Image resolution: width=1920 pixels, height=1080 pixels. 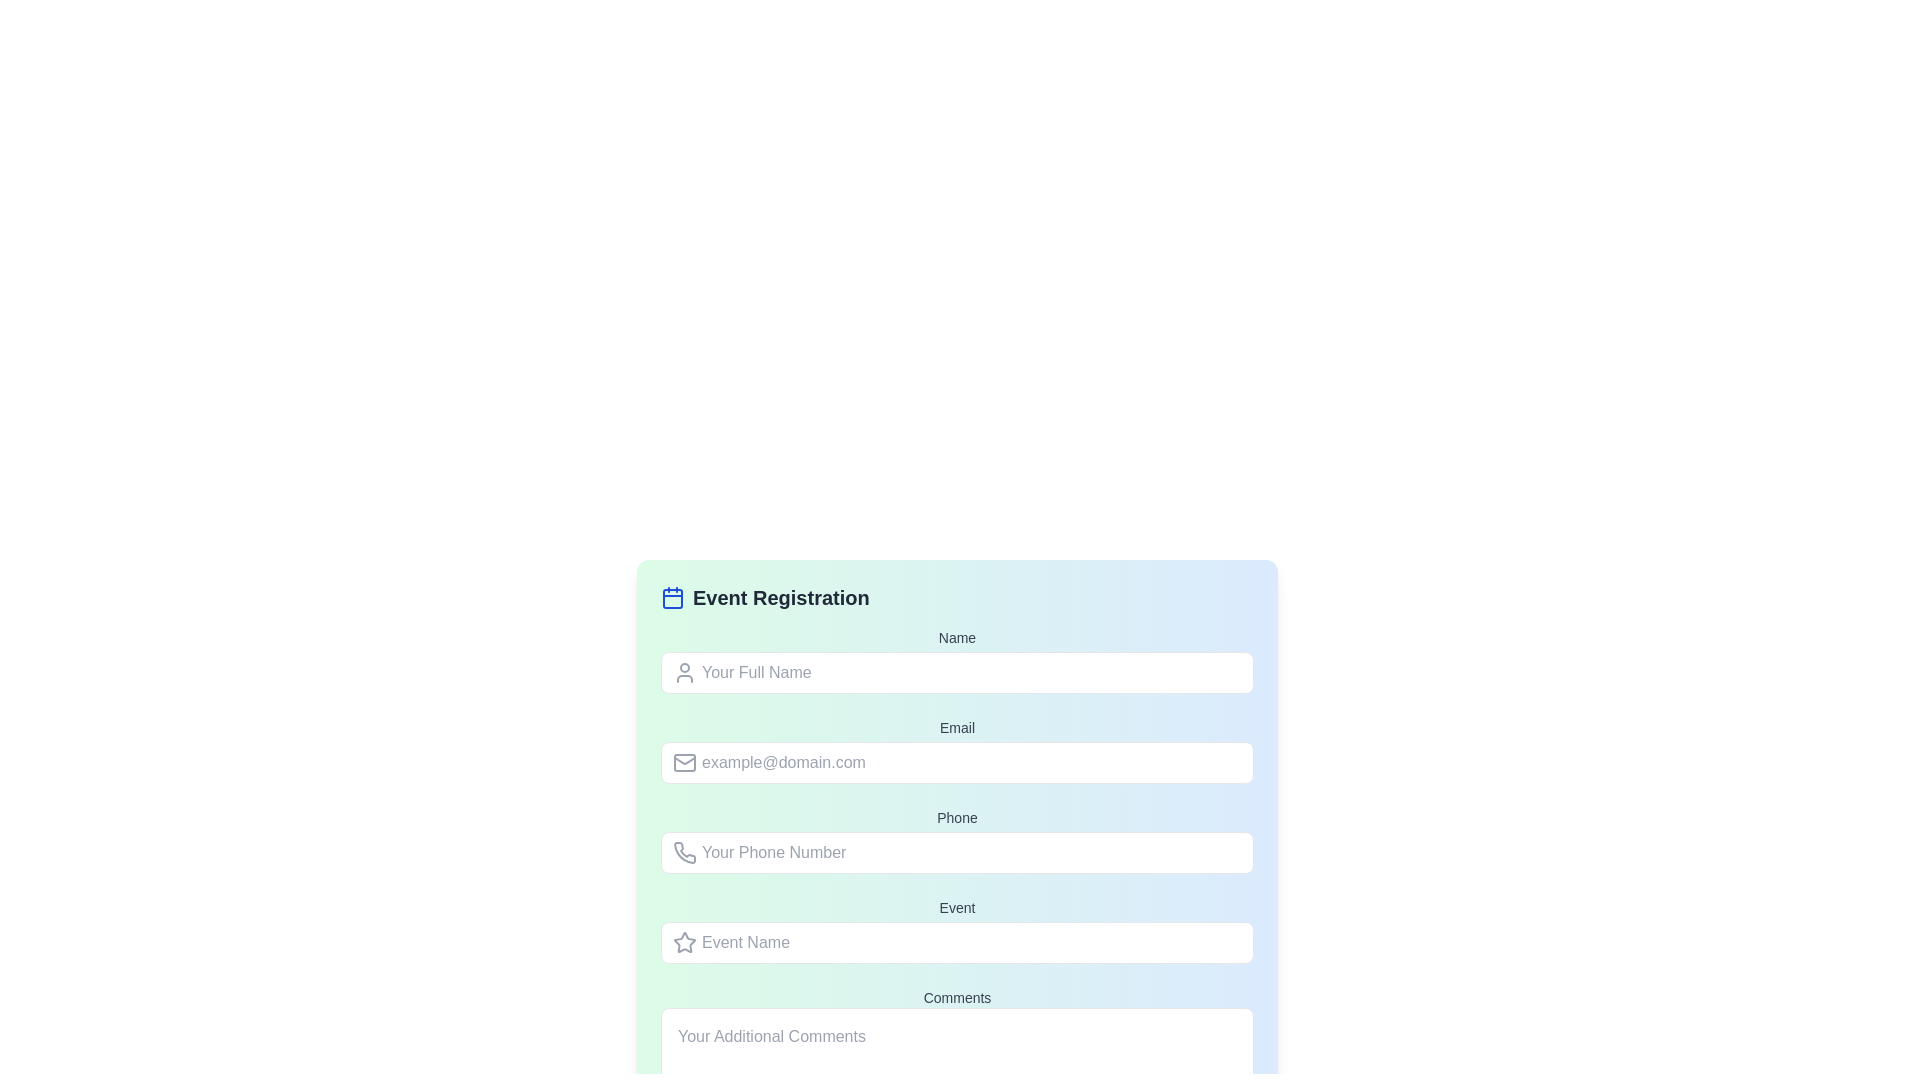 What do you see at coordinates (685, 852) in the screenshot?
I see `the phone icon, which is a minimalistic gray line-art icon located to the left of the placeholder text 'Your Phone Number' in the phone input field` at bounding box center [685, 852].